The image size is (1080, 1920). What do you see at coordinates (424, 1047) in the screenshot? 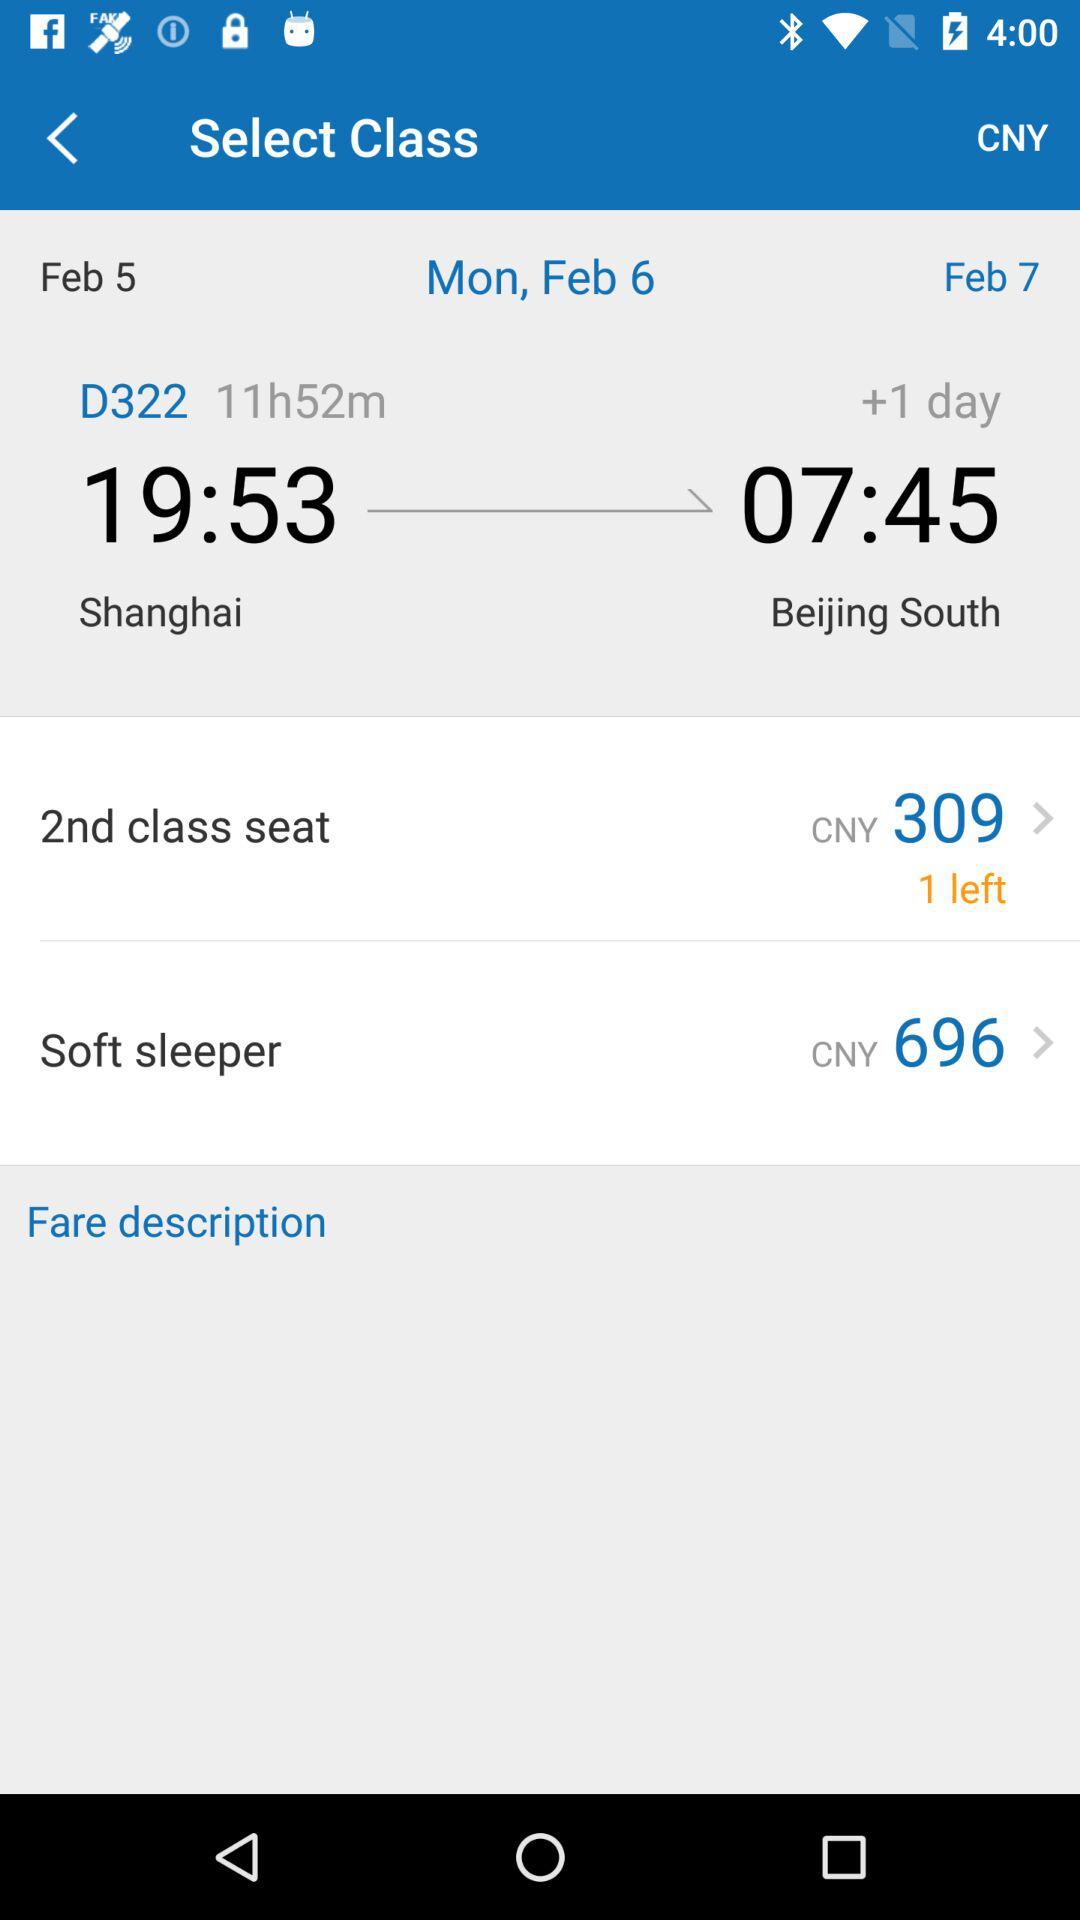
I see `soft sleeper item` at bounding box center [424, 1047].